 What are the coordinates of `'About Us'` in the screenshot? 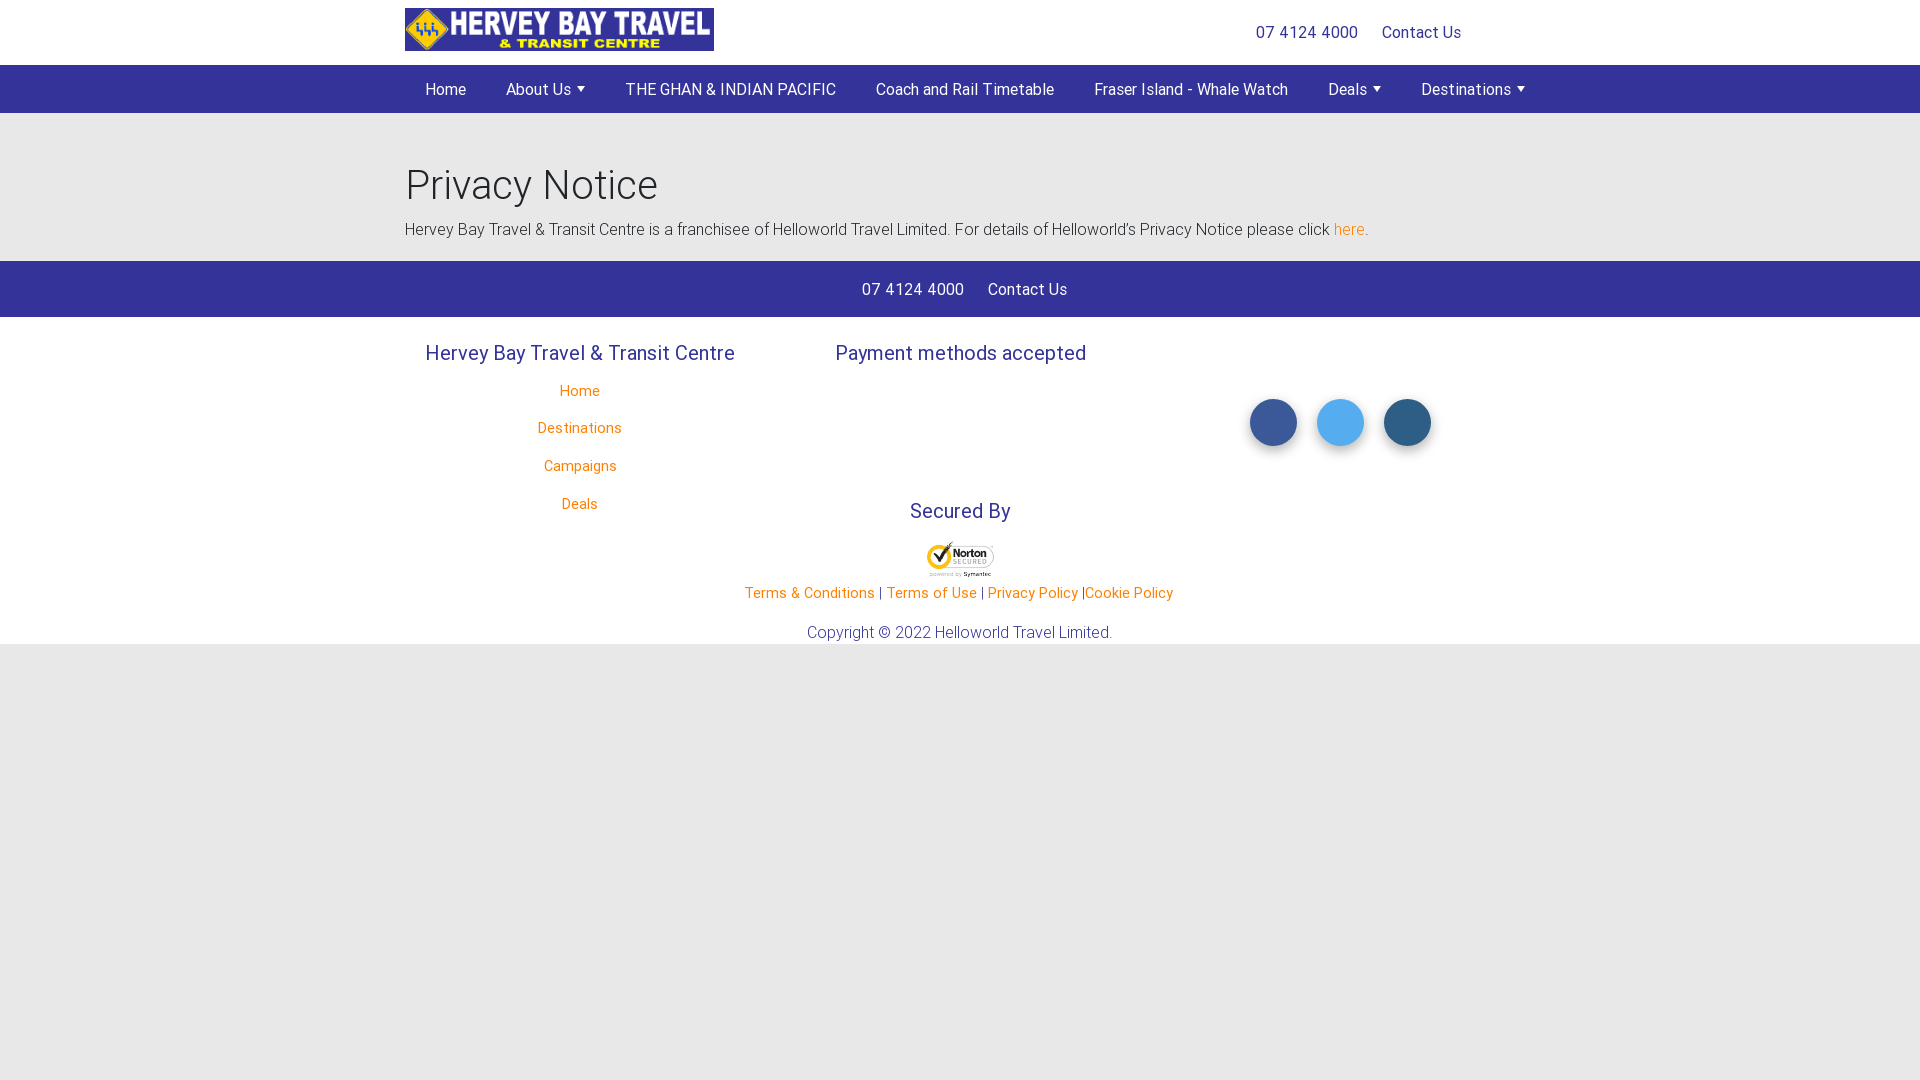 It's located at (545, 87).